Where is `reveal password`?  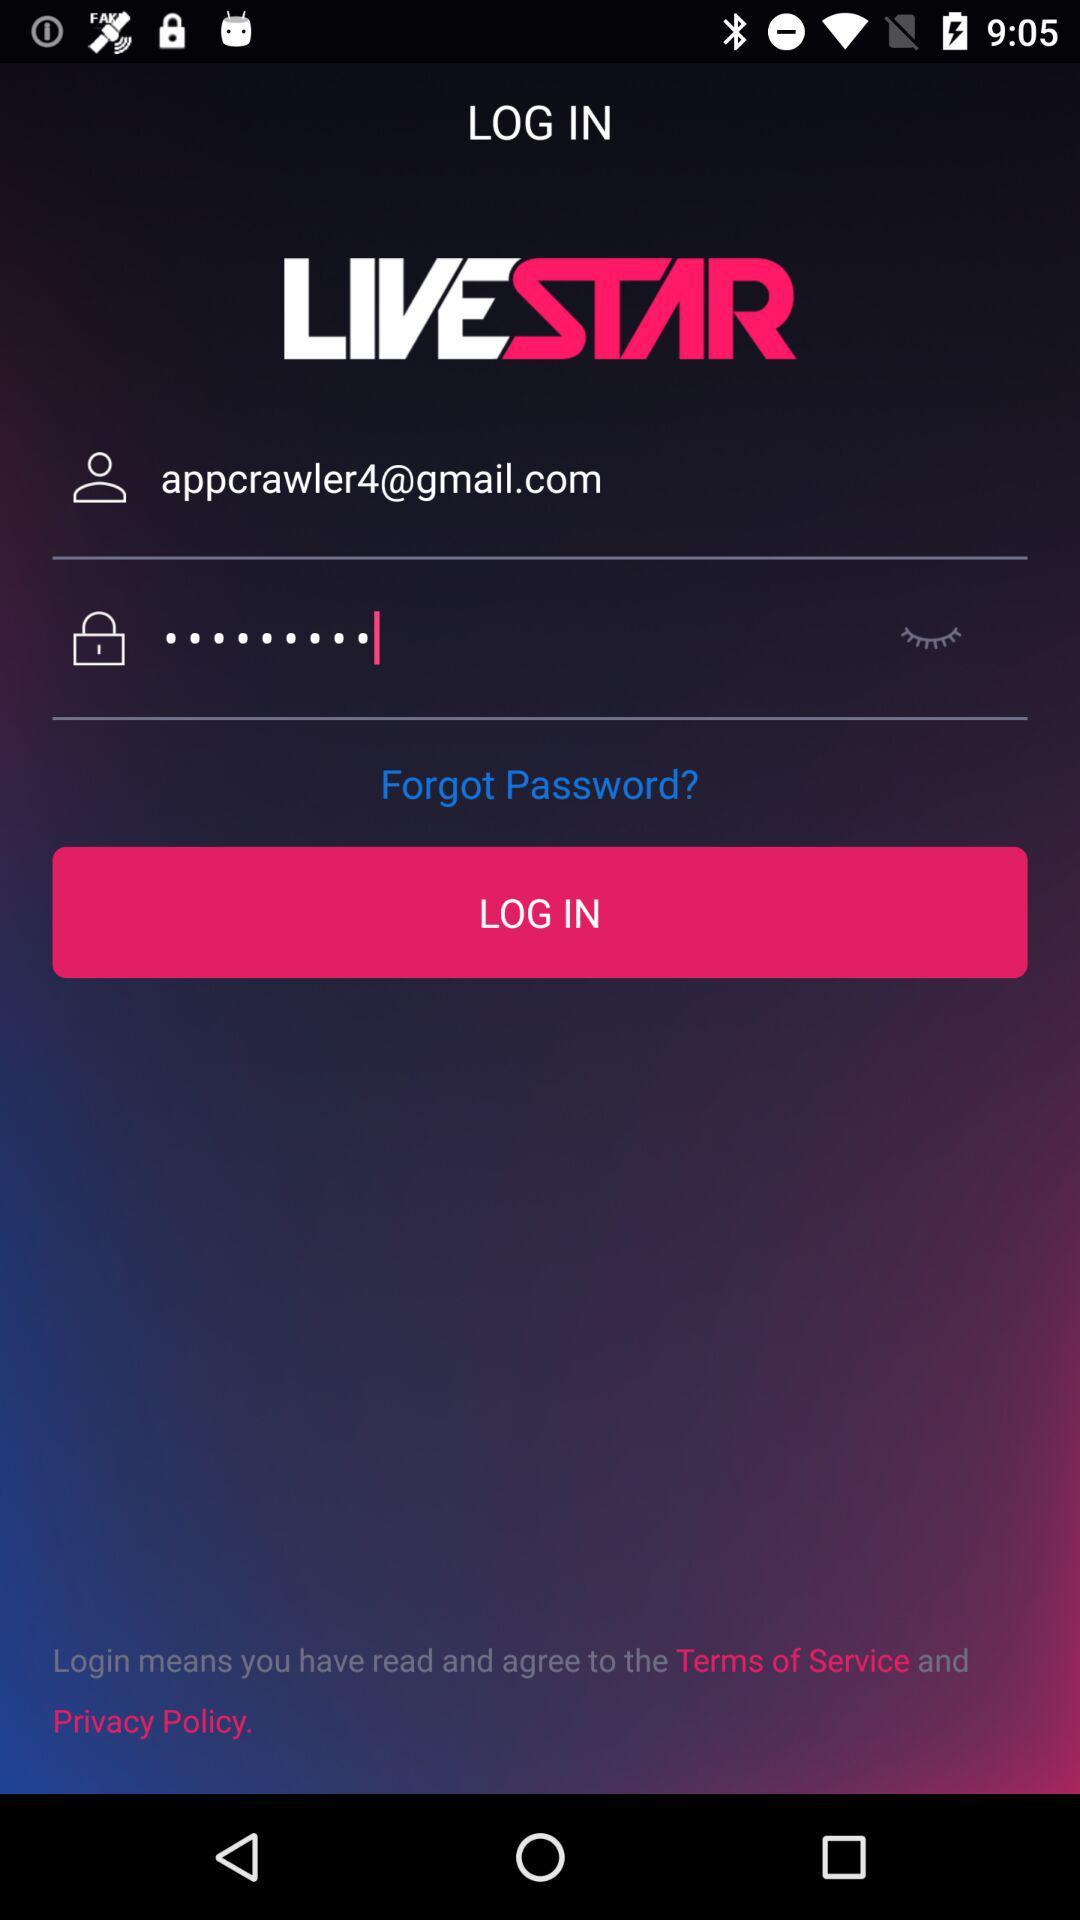 reveal password is located at coordinates (931, 637).